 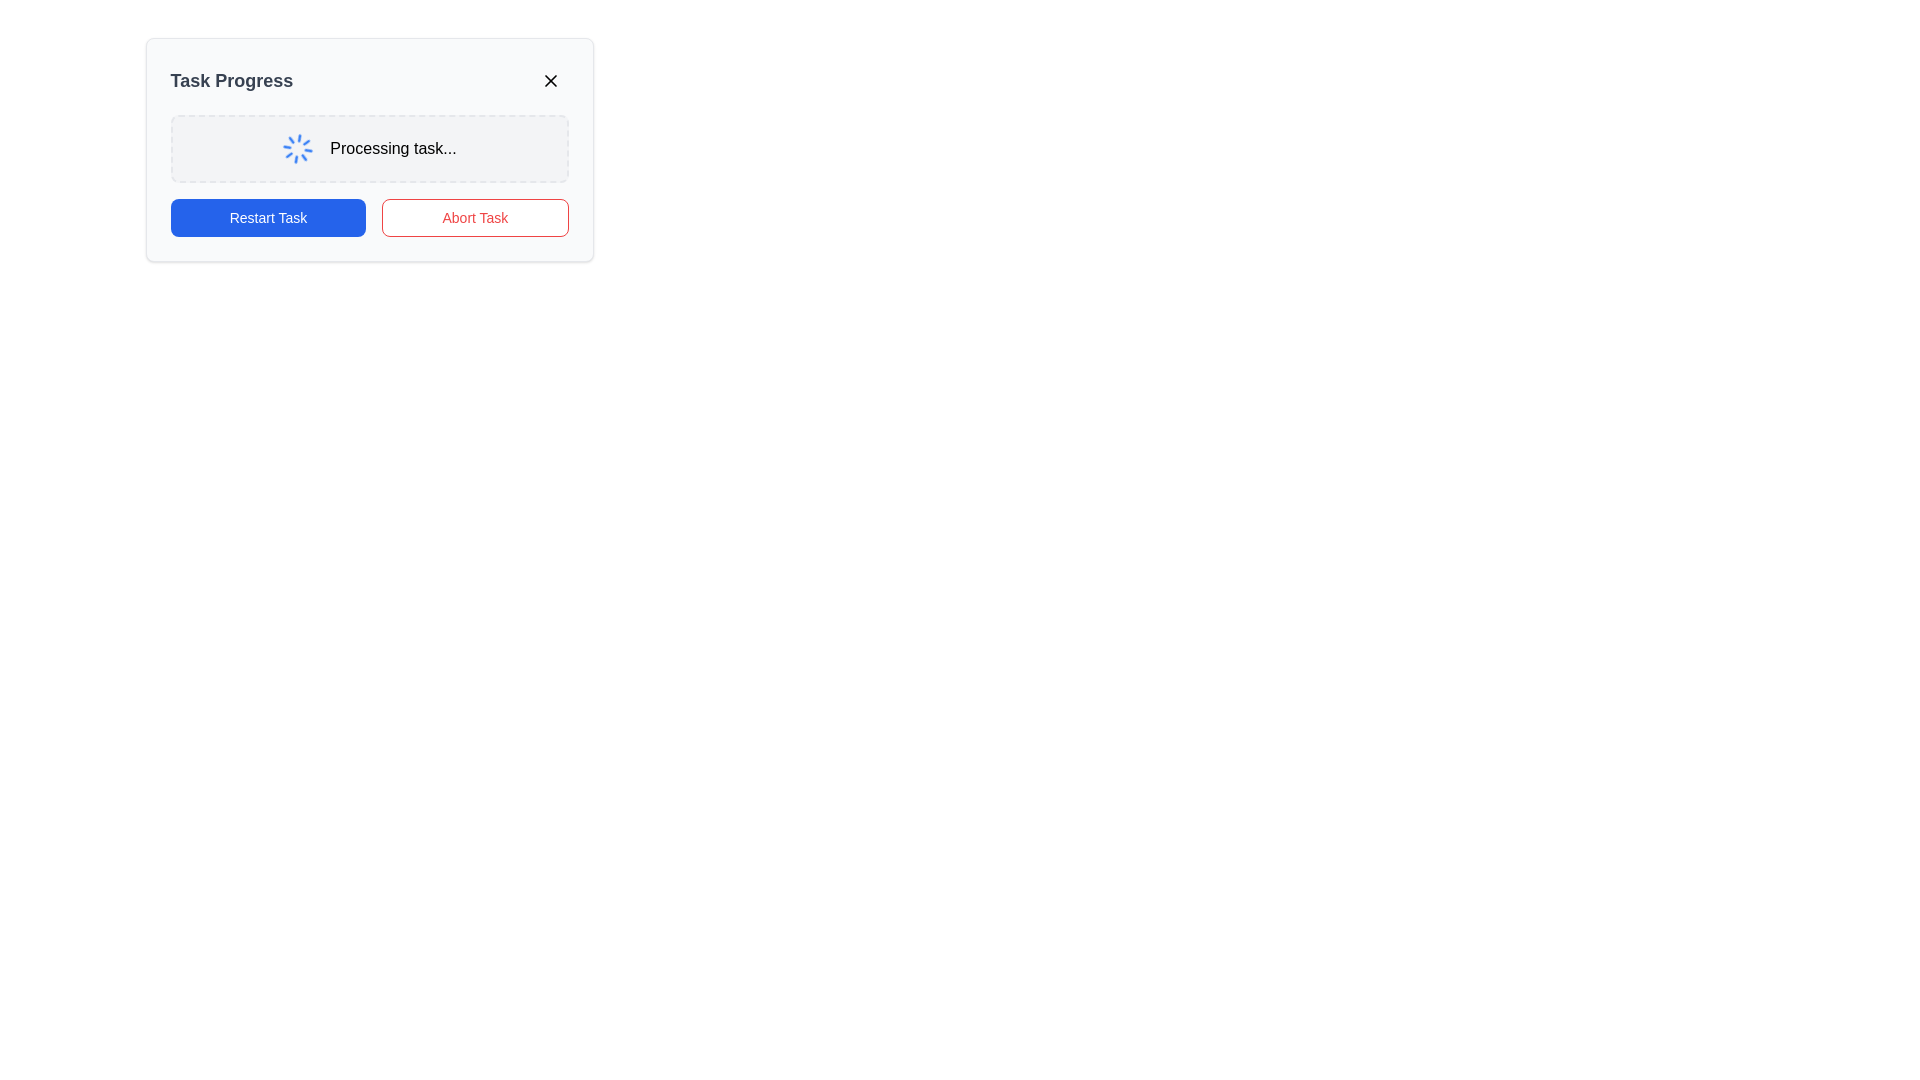 What do you see at coordinates (474, 218) in the screenshot?
I see `the 'Abort Task' button, which is a rectangular button with a white background and red border, to observe the hover effect` at bounding box center [474, 218].